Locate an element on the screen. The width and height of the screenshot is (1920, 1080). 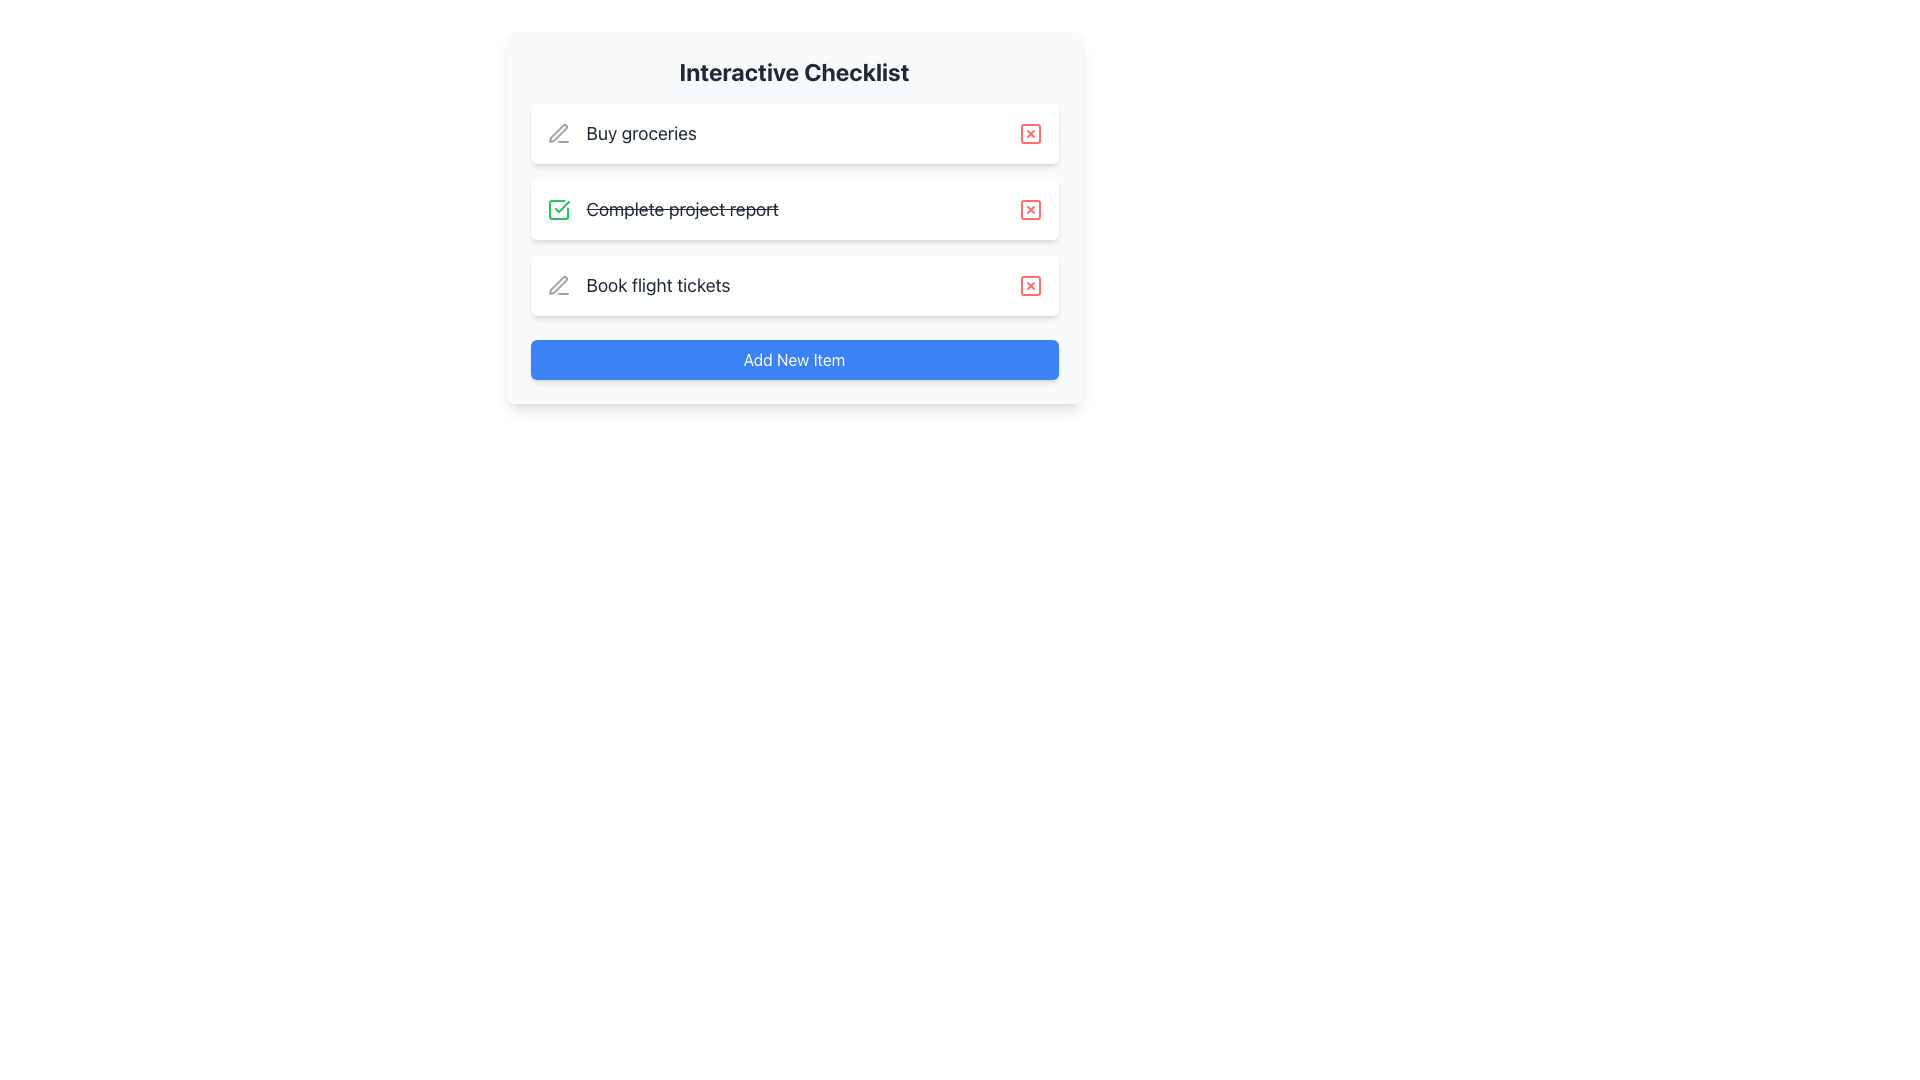
the 'Buy groceries' checklist item text is located at coordinates (620, 134).